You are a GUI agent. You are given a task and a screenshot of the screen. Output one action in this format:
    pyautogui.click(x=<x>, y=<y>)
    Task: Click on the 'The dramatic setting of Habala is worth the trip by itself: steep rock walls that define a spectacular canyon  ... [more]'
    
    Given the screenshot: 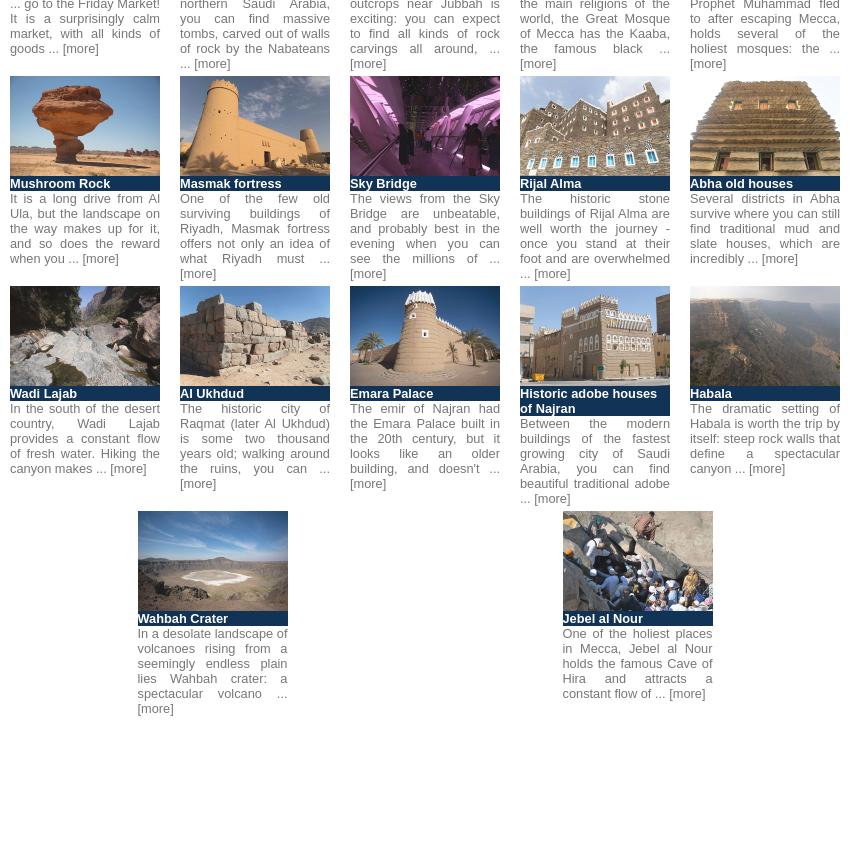 What is the action you would take?
    pyautogui.click(x=765, y=437)
    